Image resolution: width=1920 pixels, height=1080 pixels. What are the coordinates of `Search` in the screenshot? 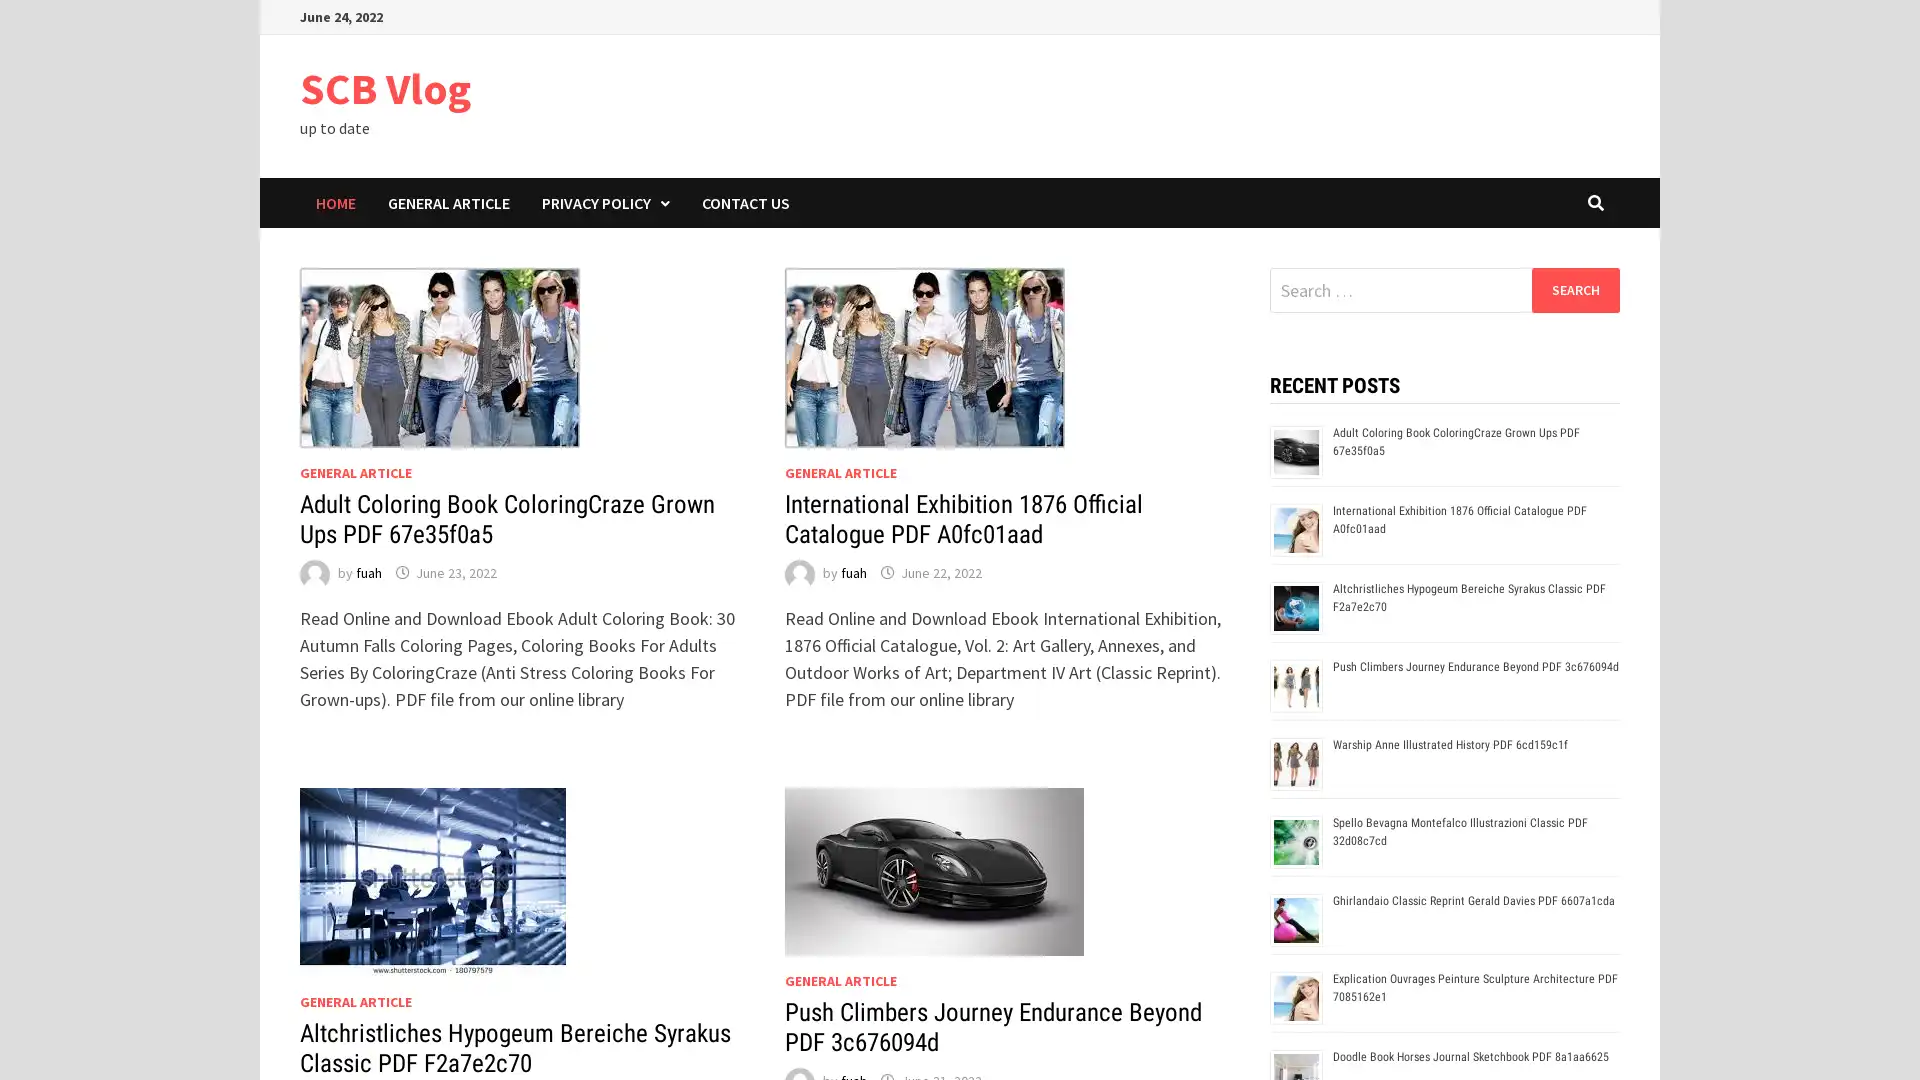 It's located at (1574, 289).